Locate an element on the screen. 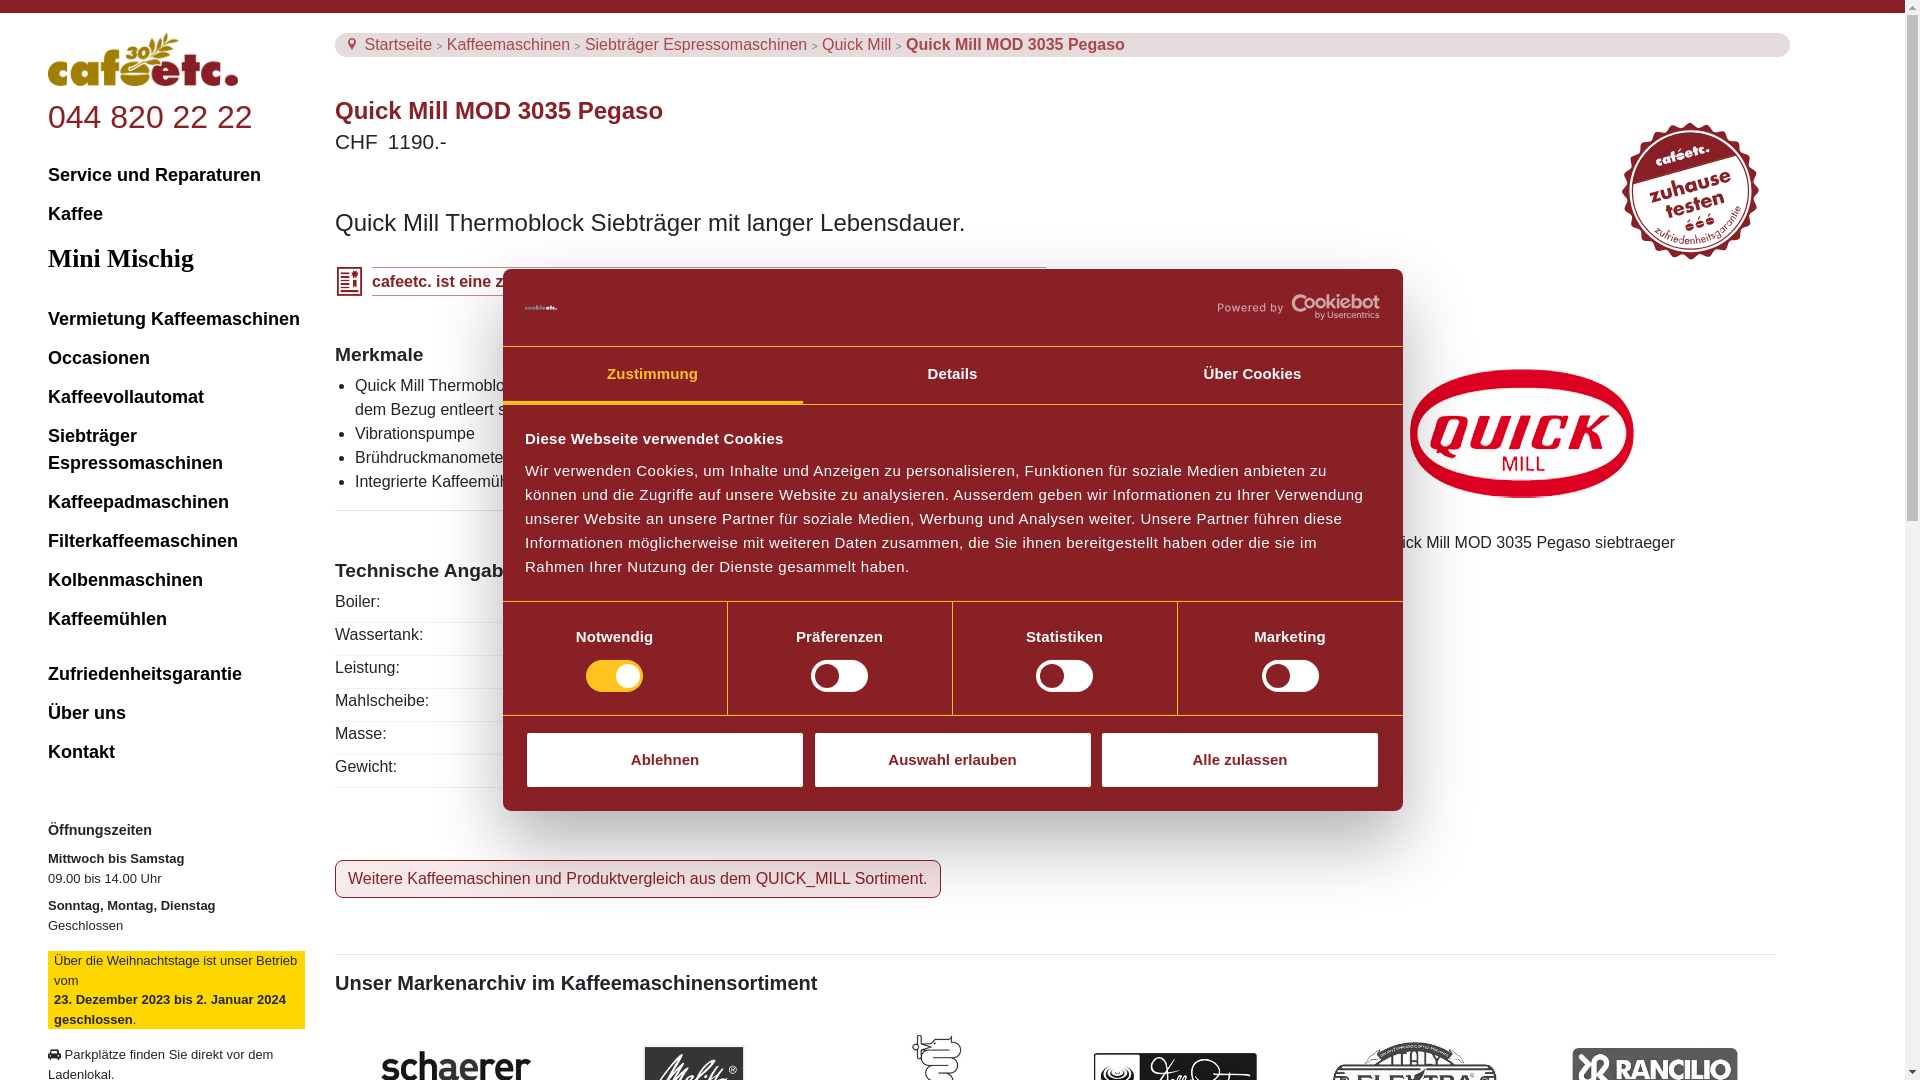 The image size is (1920, 1080). 'Next' is located at coordinates (1711, 543).